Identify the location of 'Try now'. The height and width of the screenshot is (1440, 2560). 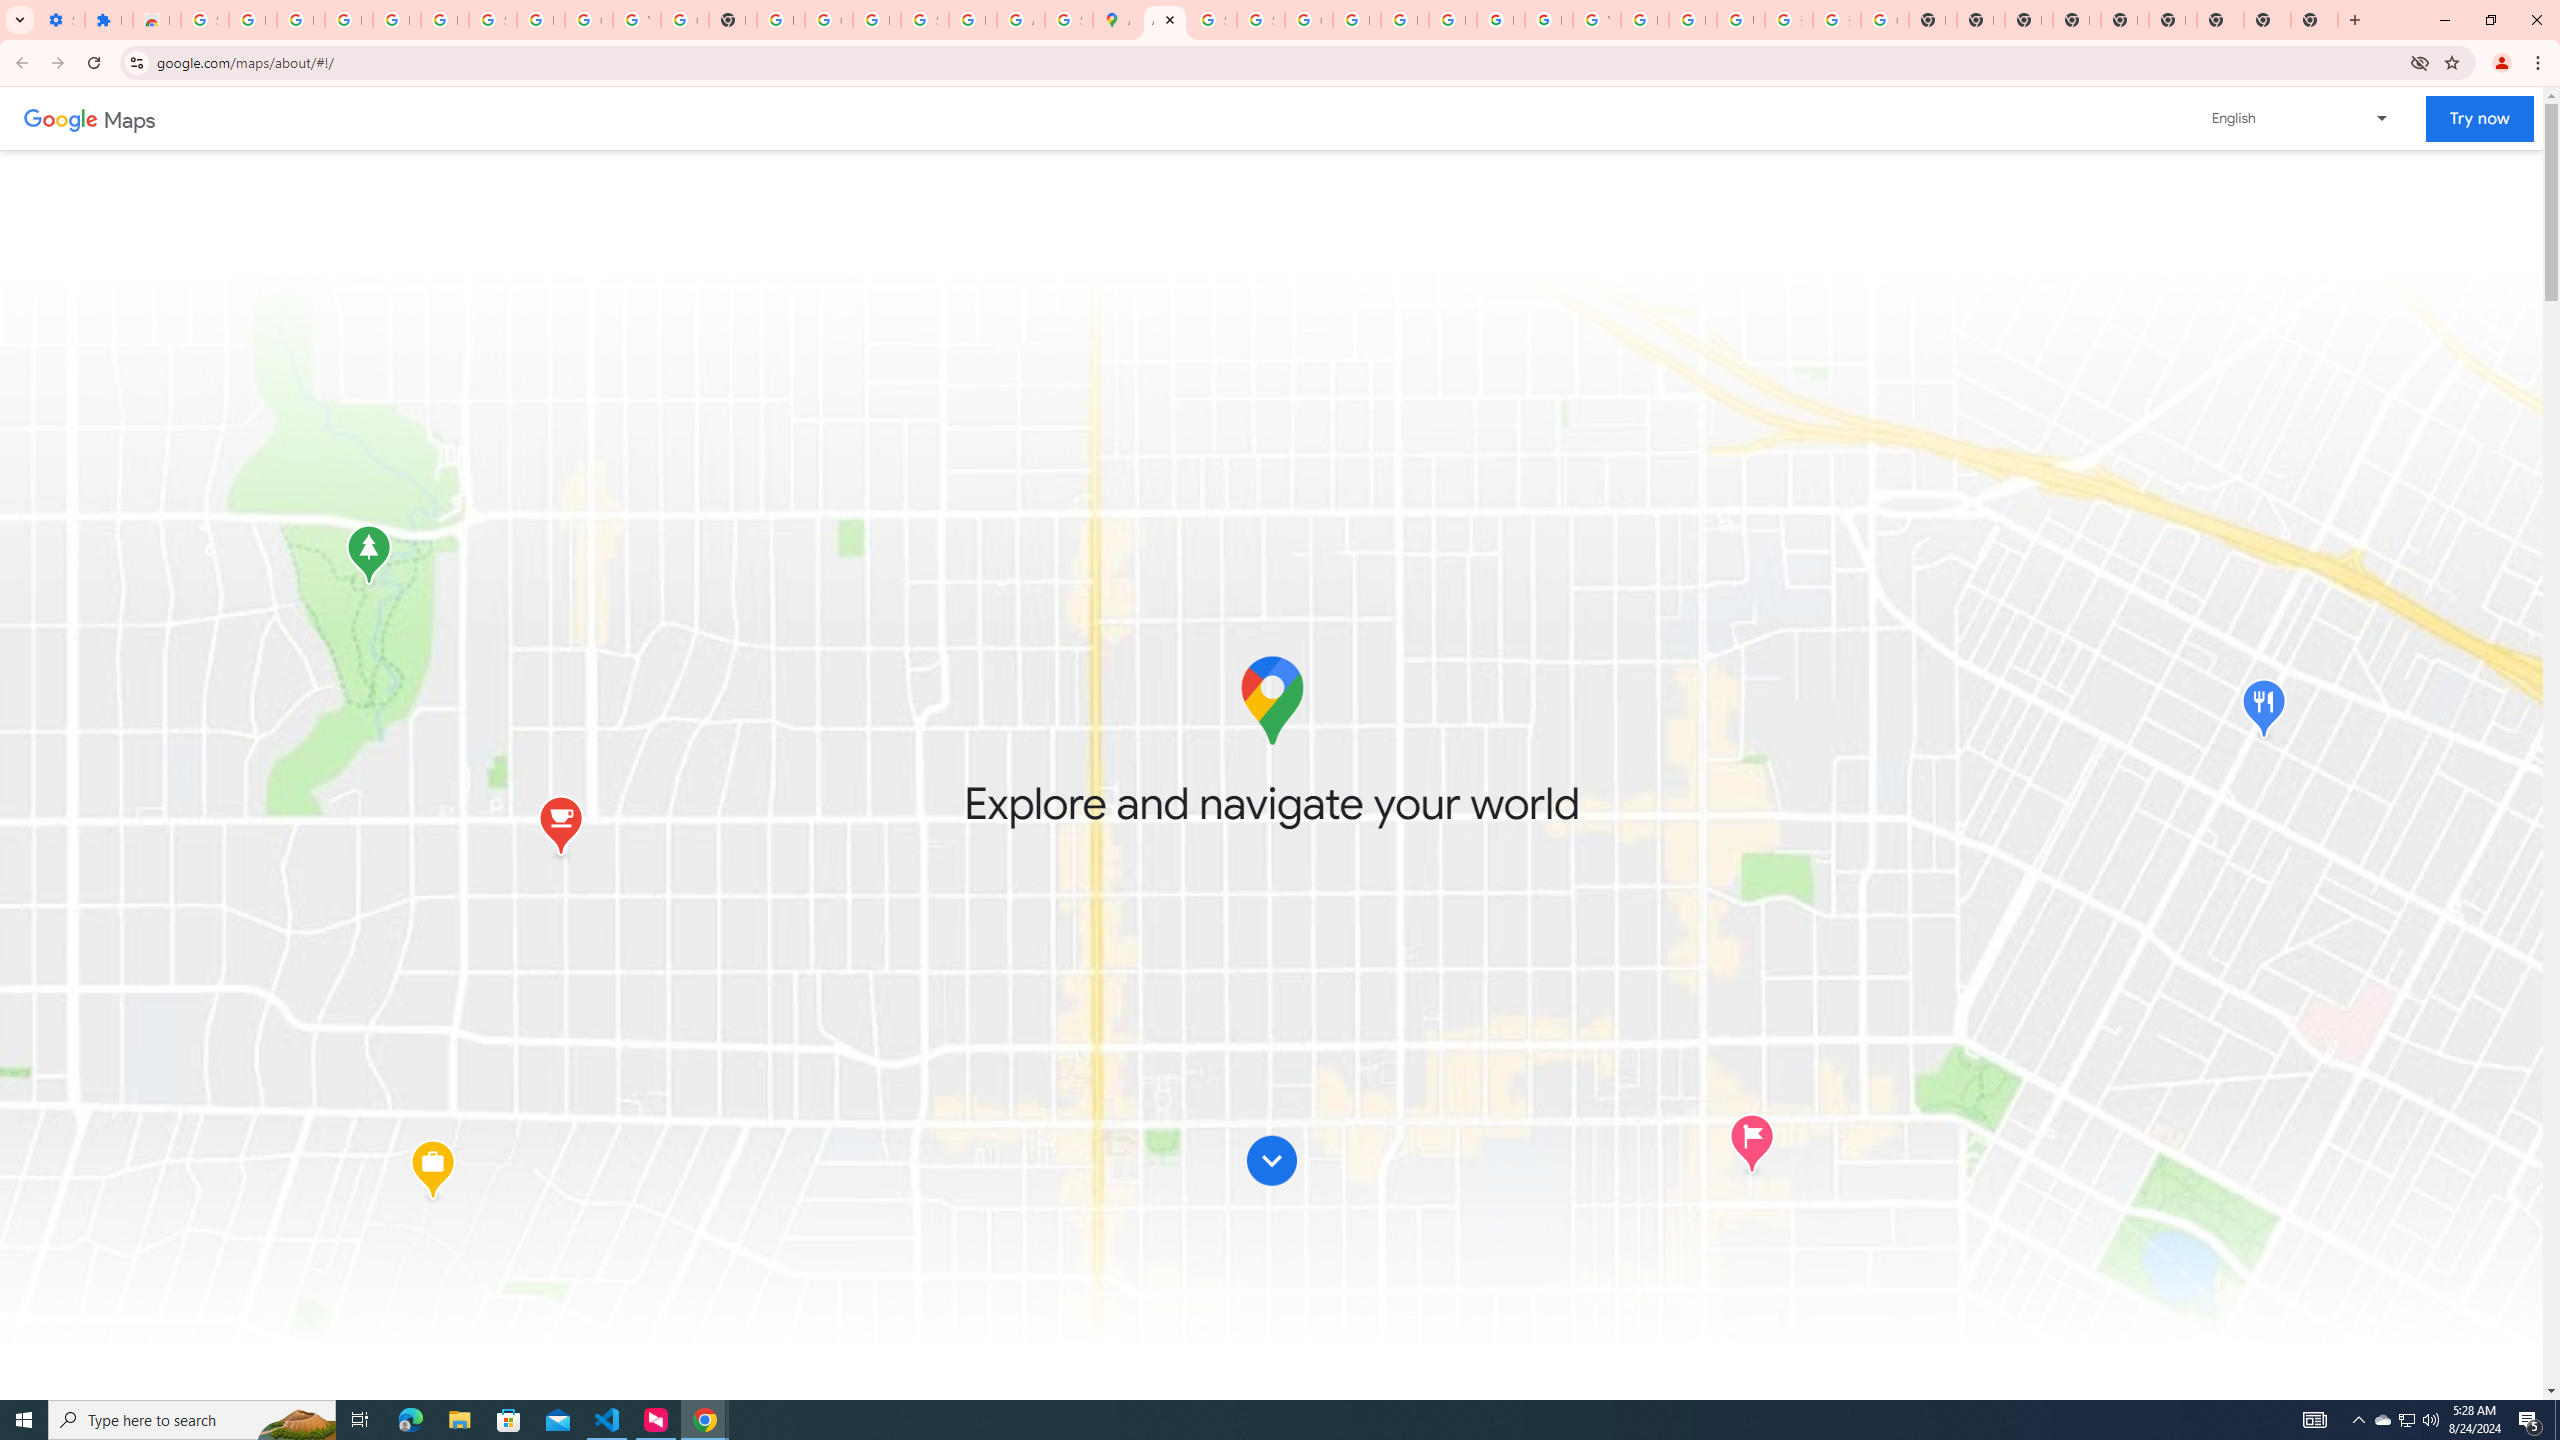
(2478, 118).